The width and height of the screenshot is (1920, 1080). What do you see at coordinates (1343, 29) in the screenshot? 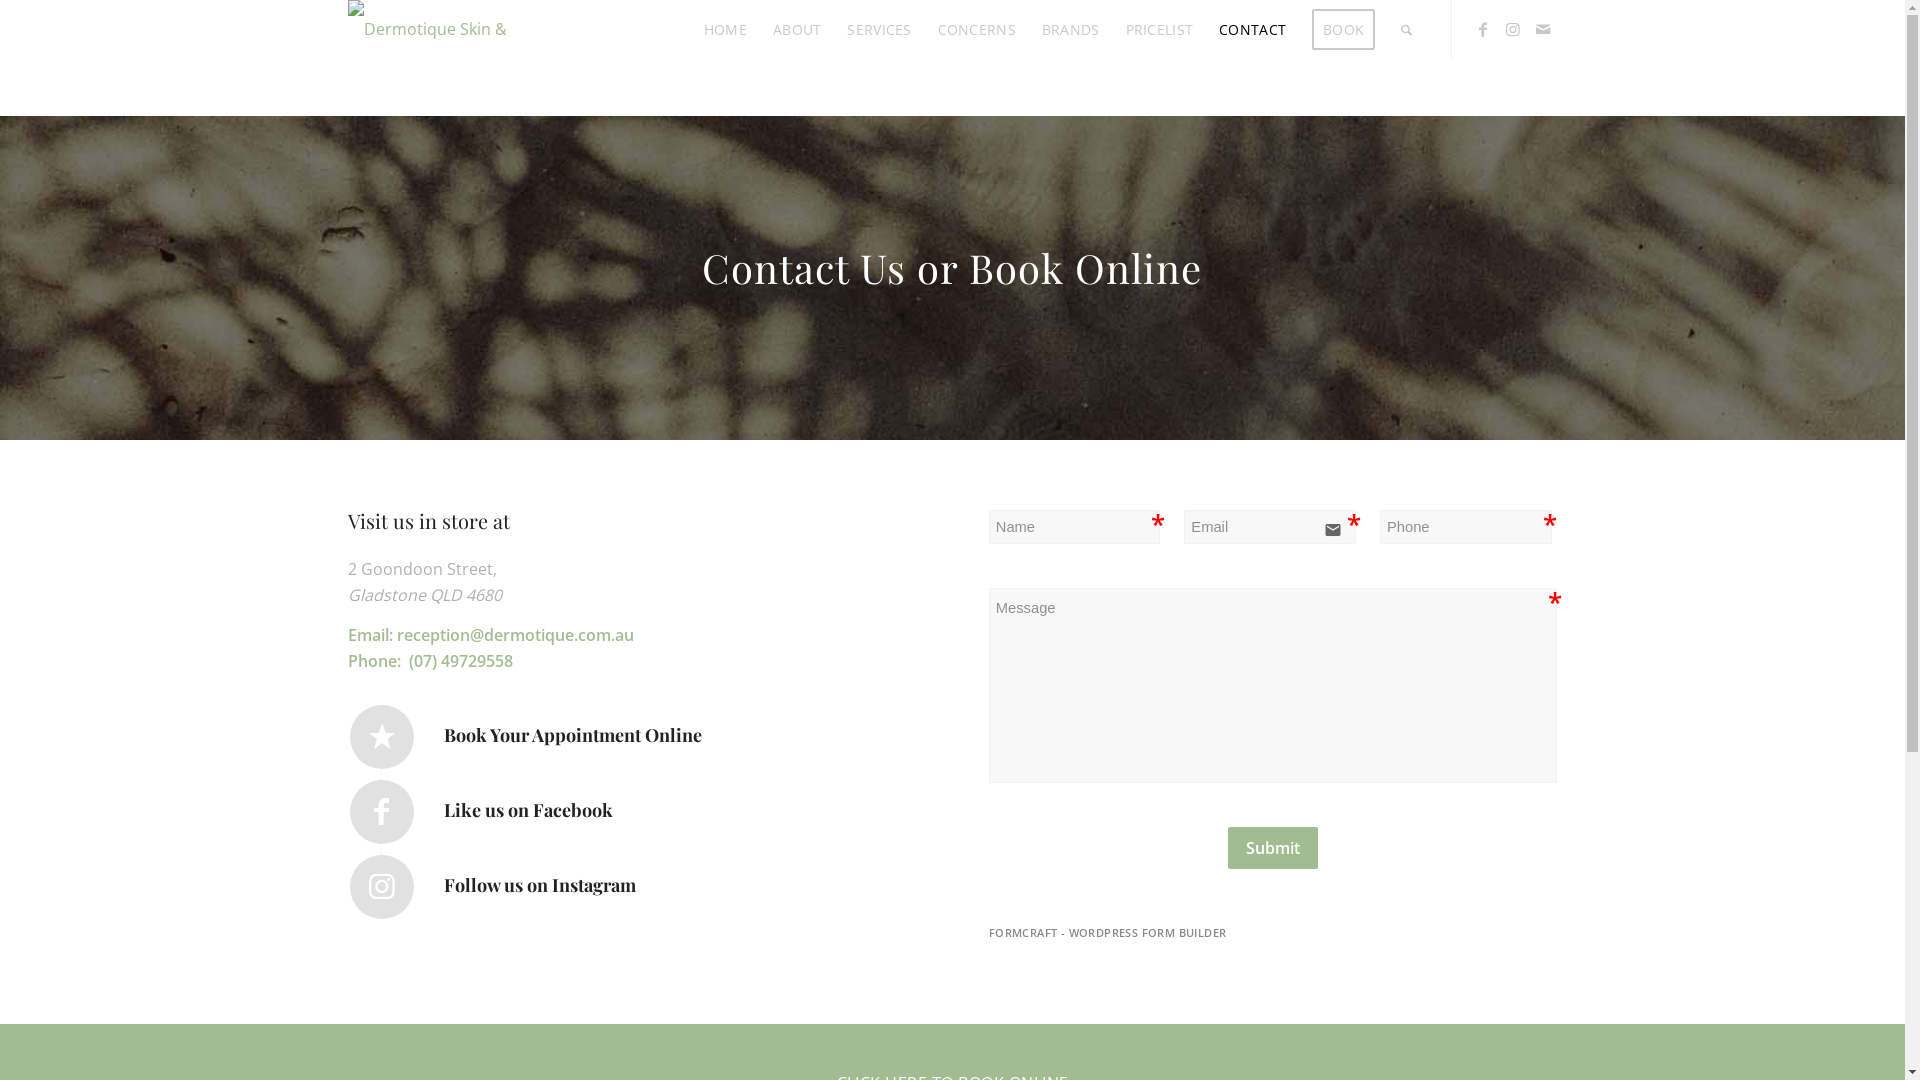
I see `'BOOK'` at bounding box center [1343, 29].